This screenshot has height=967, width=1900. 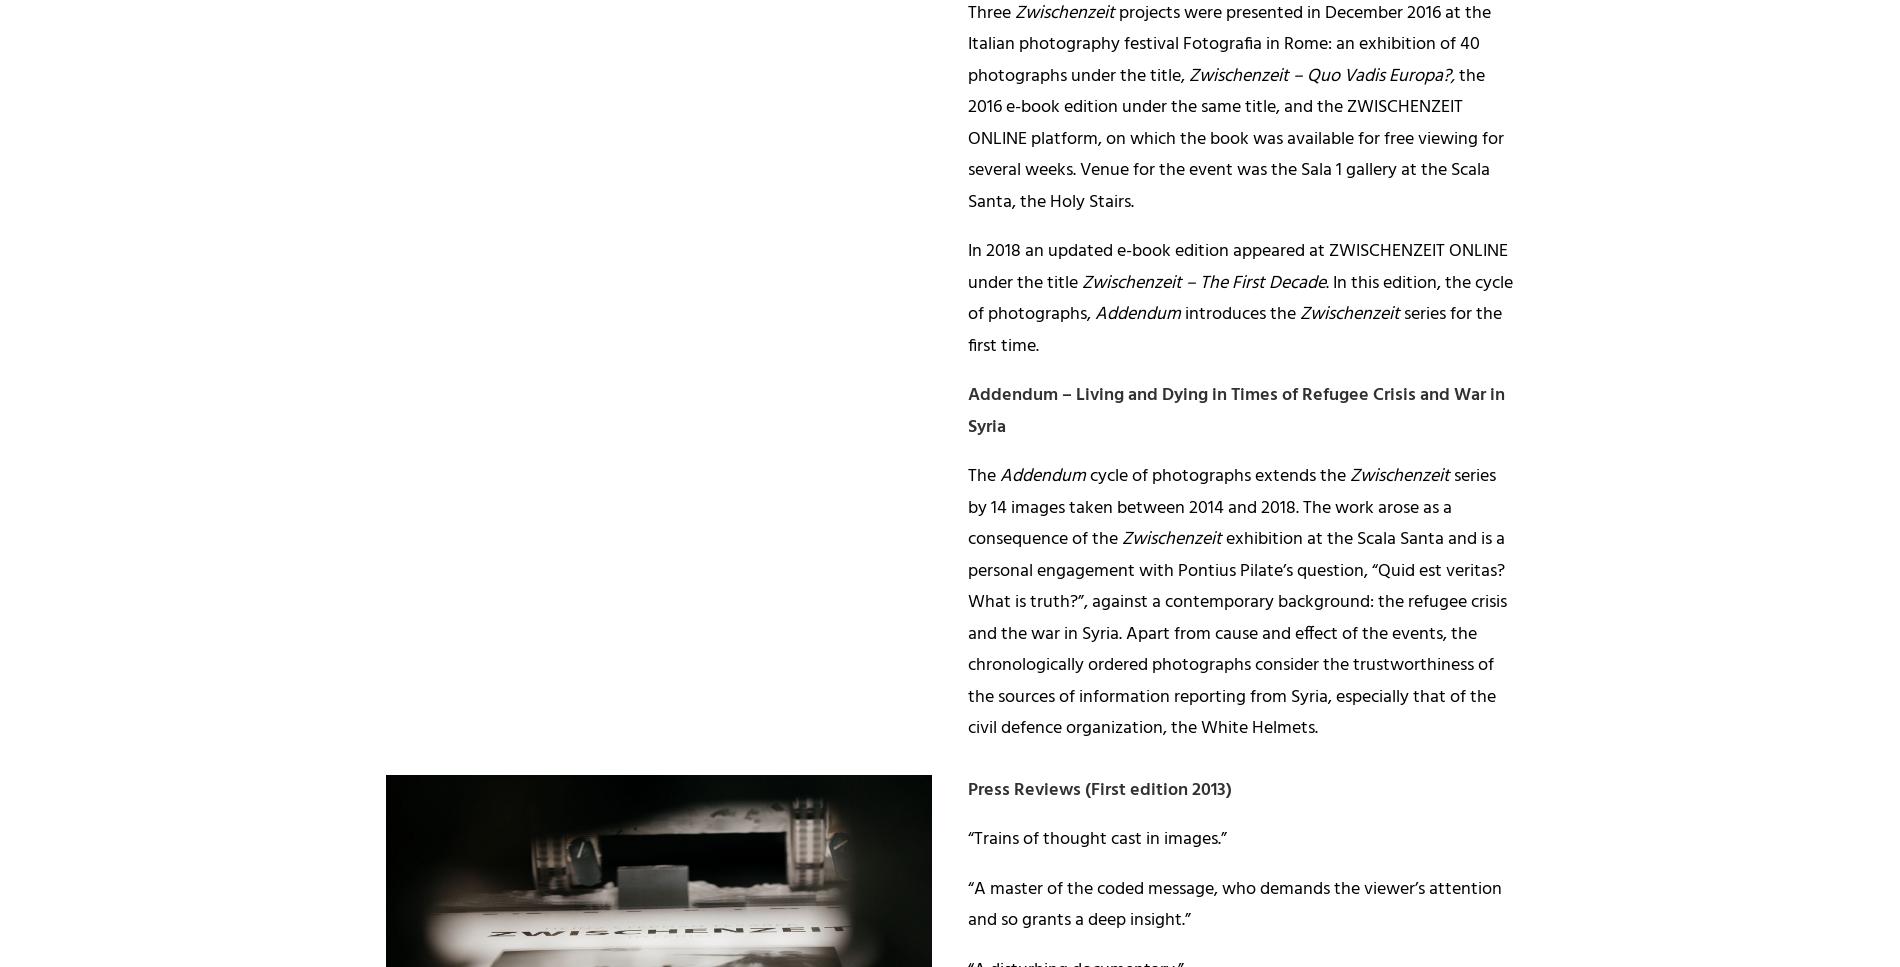 I want to click on 'series by 14 images taken between 2014 and 2018. The work arose as a consequence of the', so click(x=1230, y=506).